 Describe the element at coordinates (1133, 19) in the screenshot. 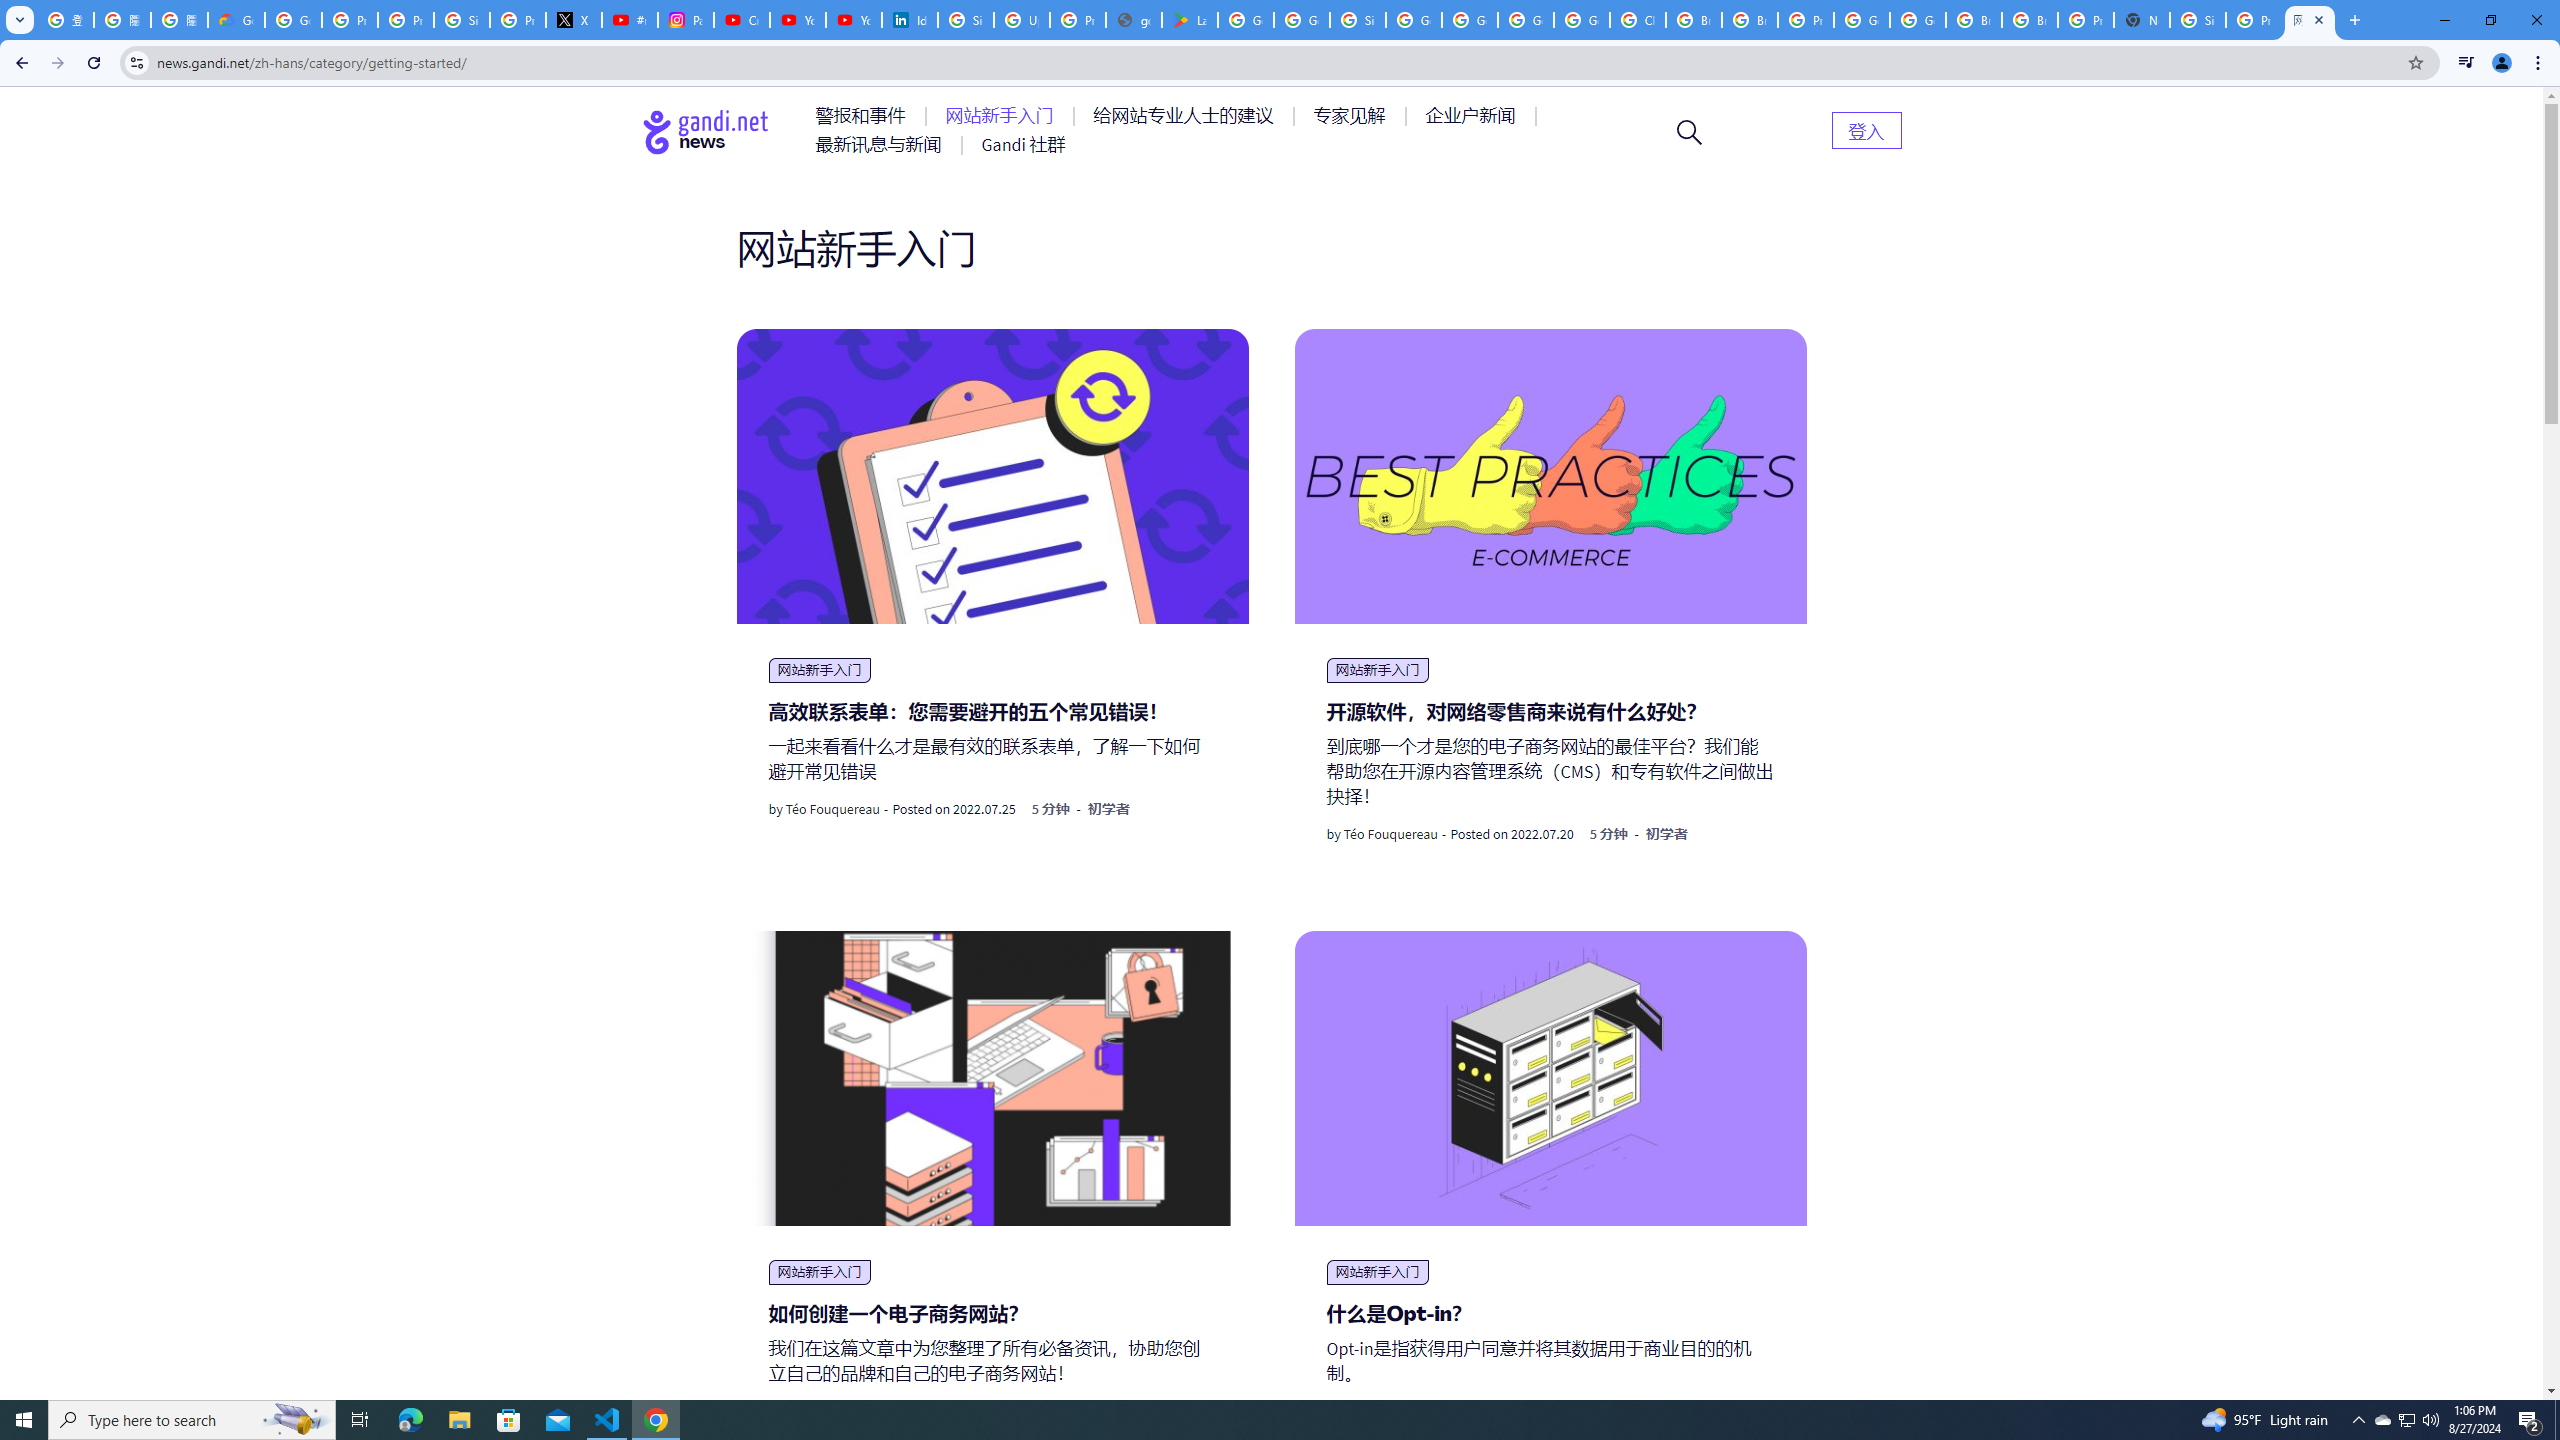

I see `'google_privacy_policy_en.pdf'` at that location.